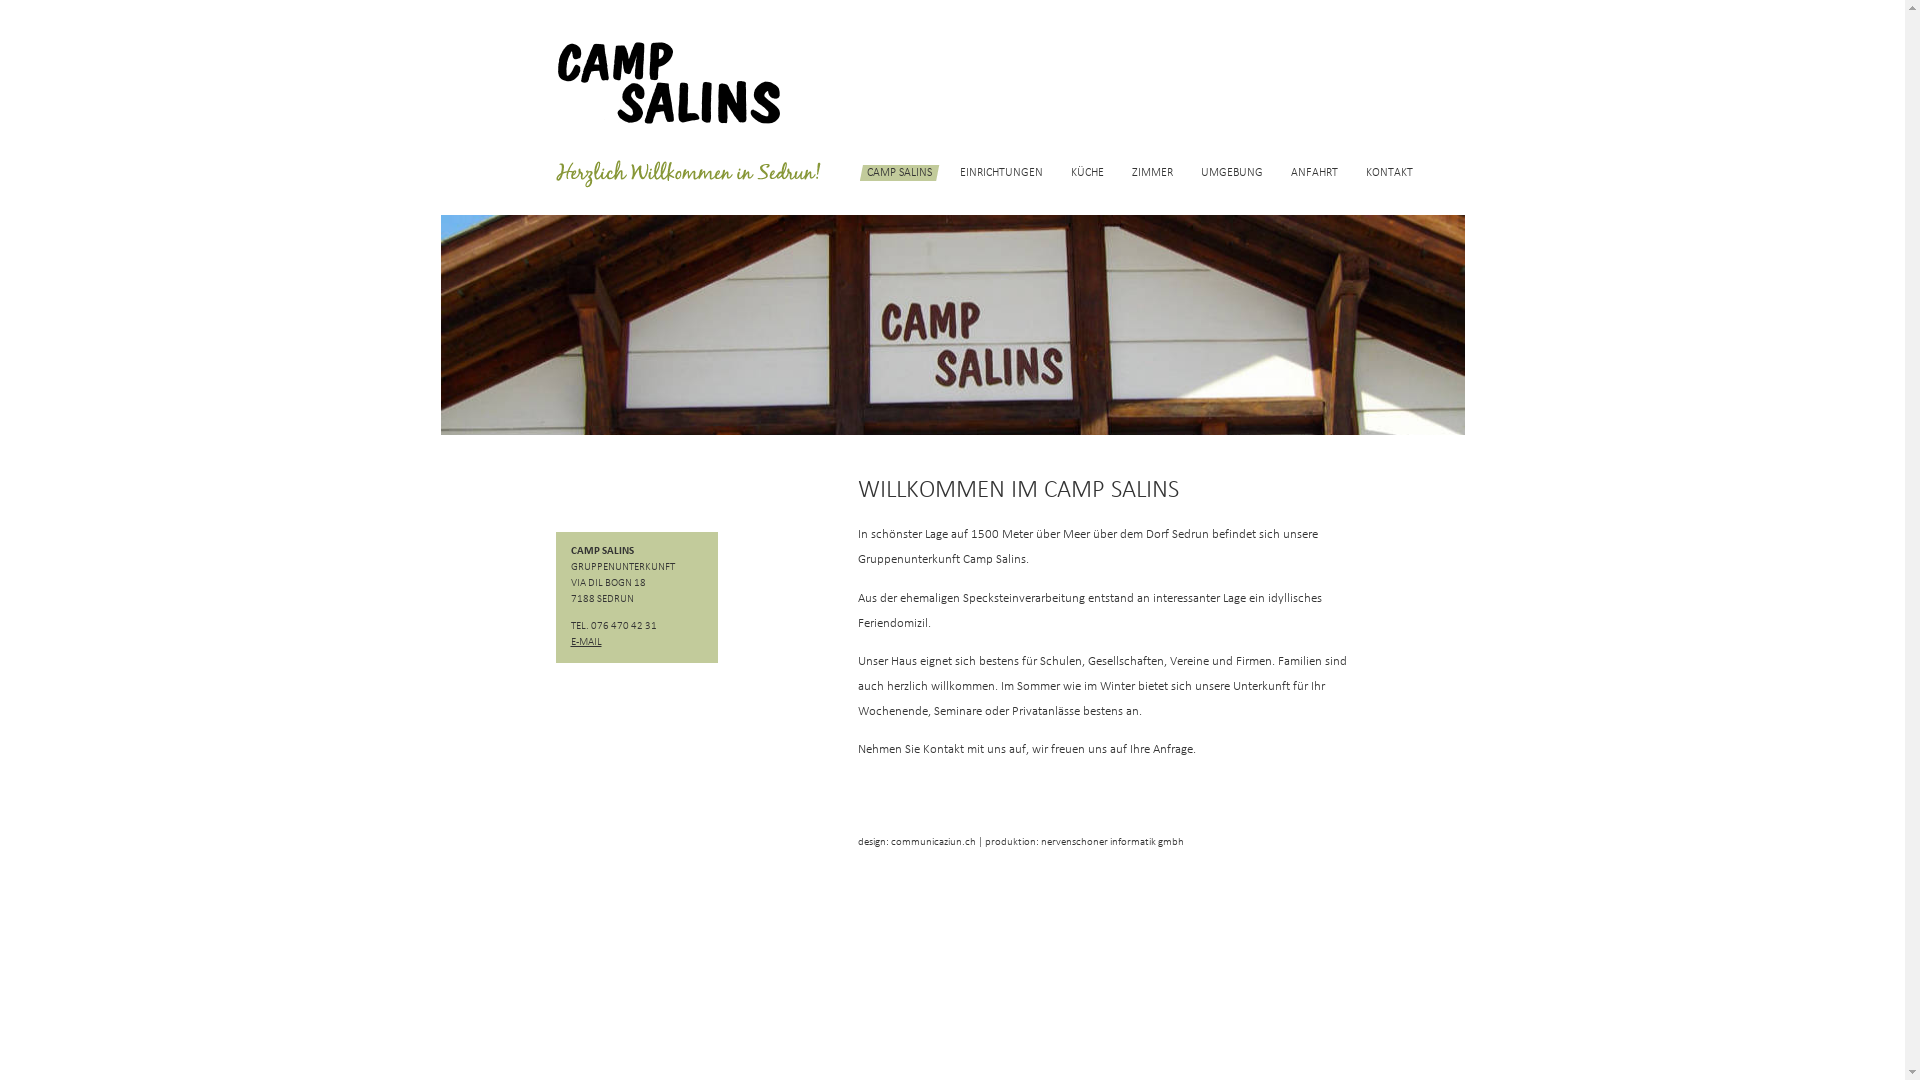 The image size is (1920, 1080). What do you see at coordinates (1110, 842) in the screenshot?
I see `'nervenschoner informatik gmbh'` at bounding box center [1110, 842].